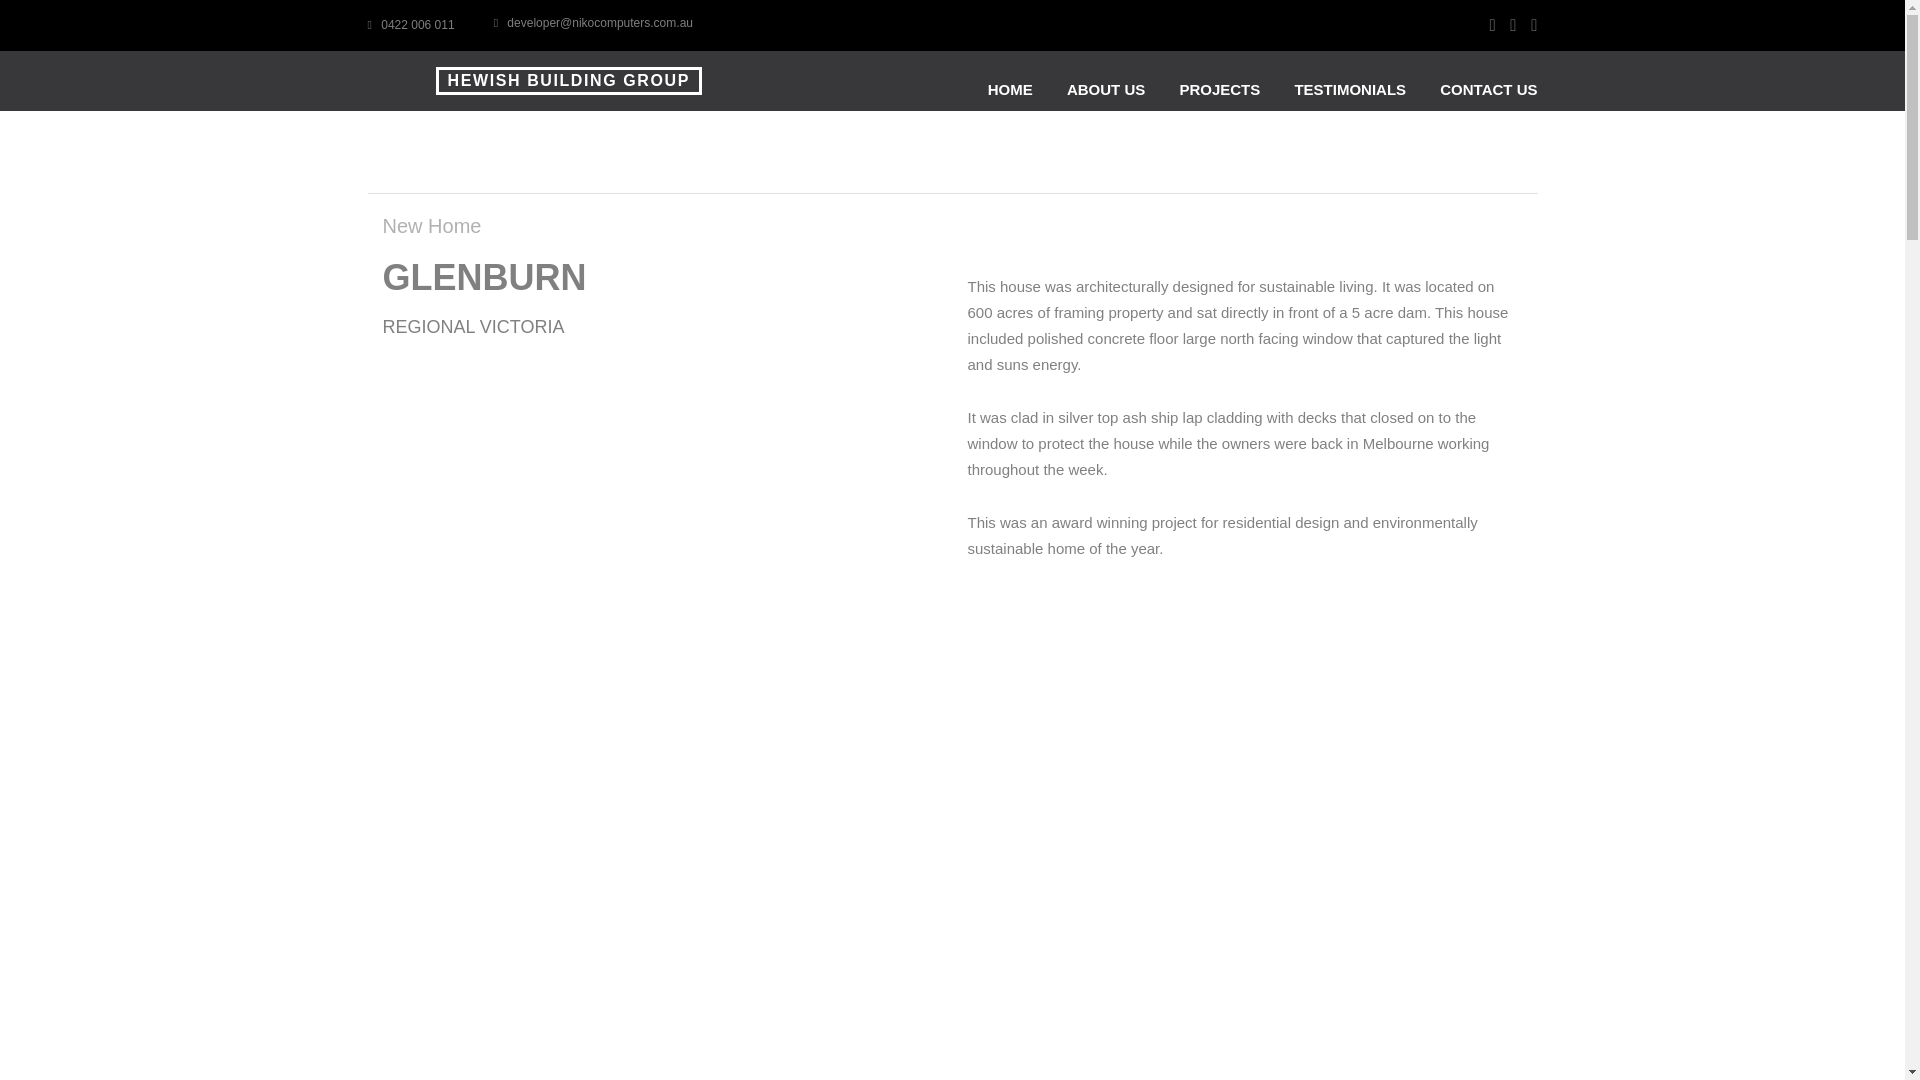 Image resolution: width=1920 pixels, height=1080 pixels. Describe the element at coordinates (592, 23) in the screenshot. I see `'developer@nikocomputers.com.au'` at that location.